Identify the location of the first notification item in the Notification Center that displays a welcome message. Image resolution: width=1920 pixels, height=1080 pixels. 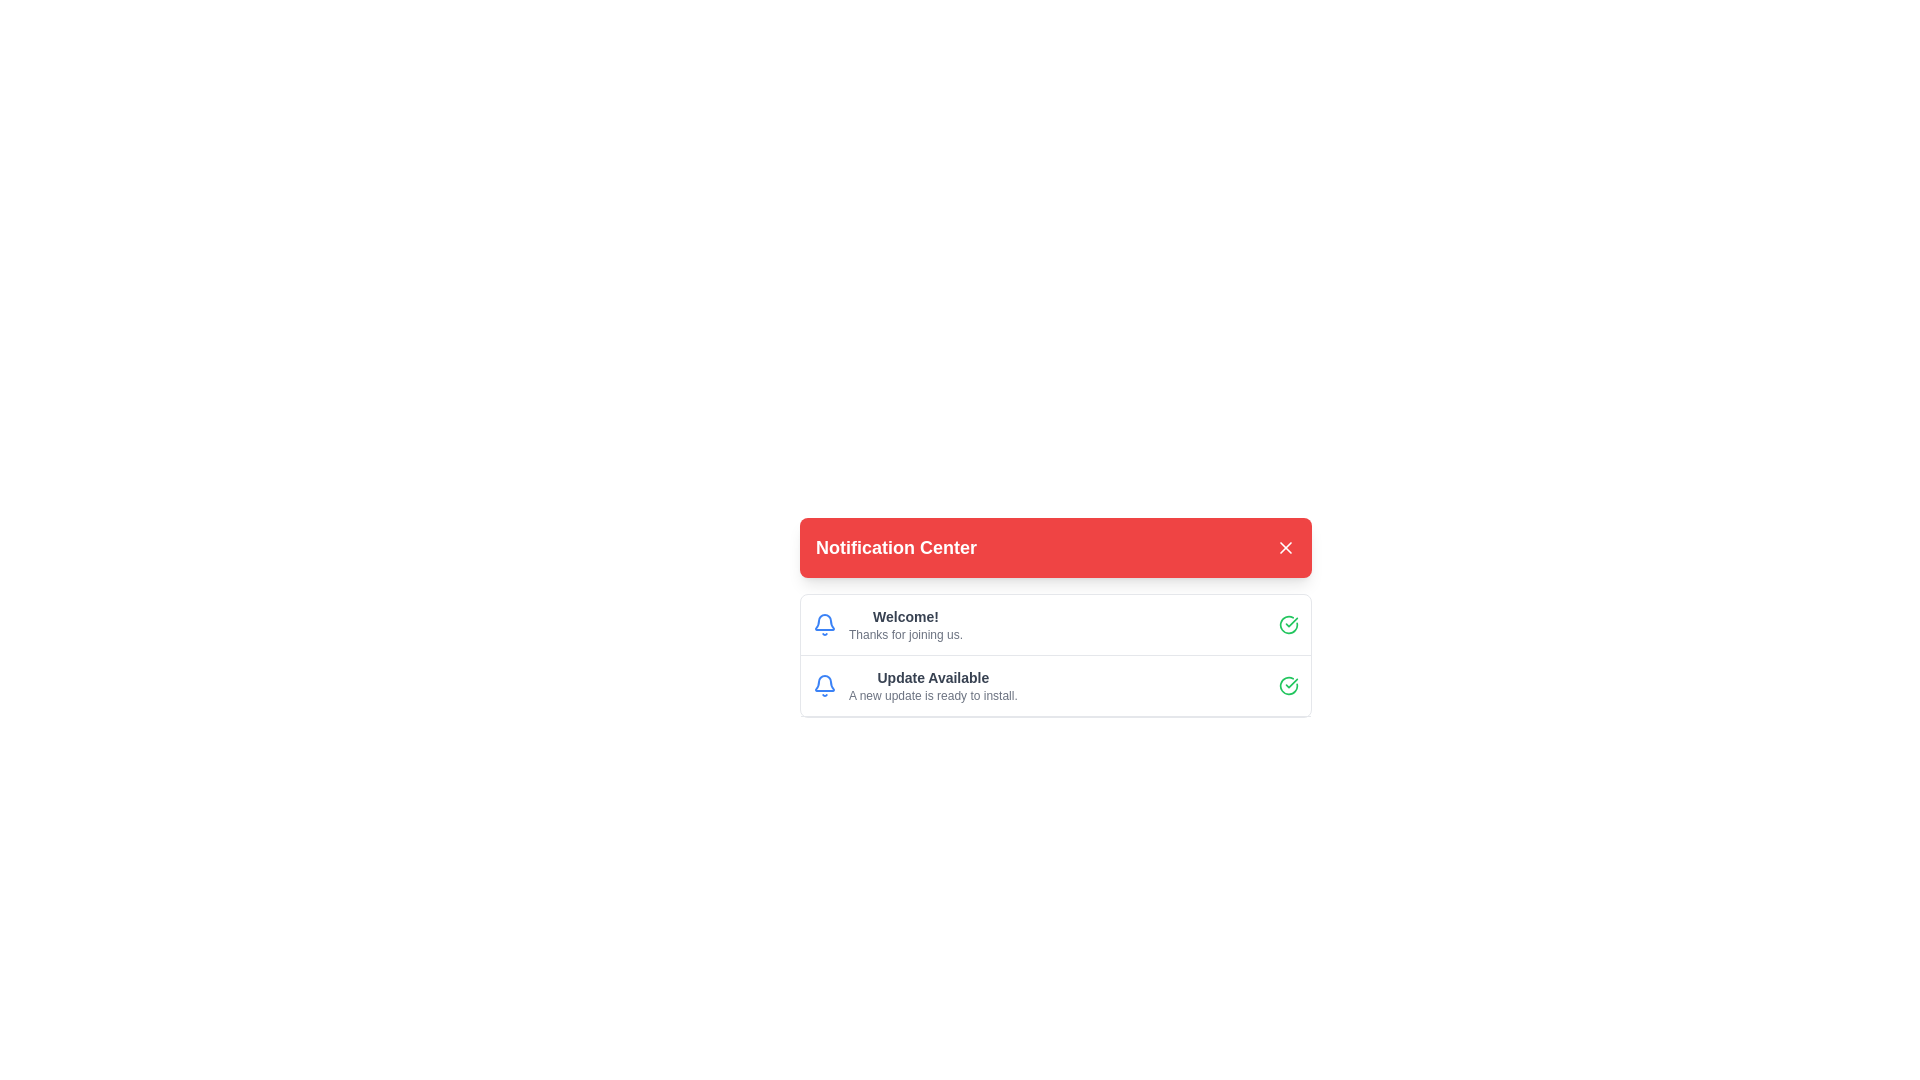
(1055, 623).